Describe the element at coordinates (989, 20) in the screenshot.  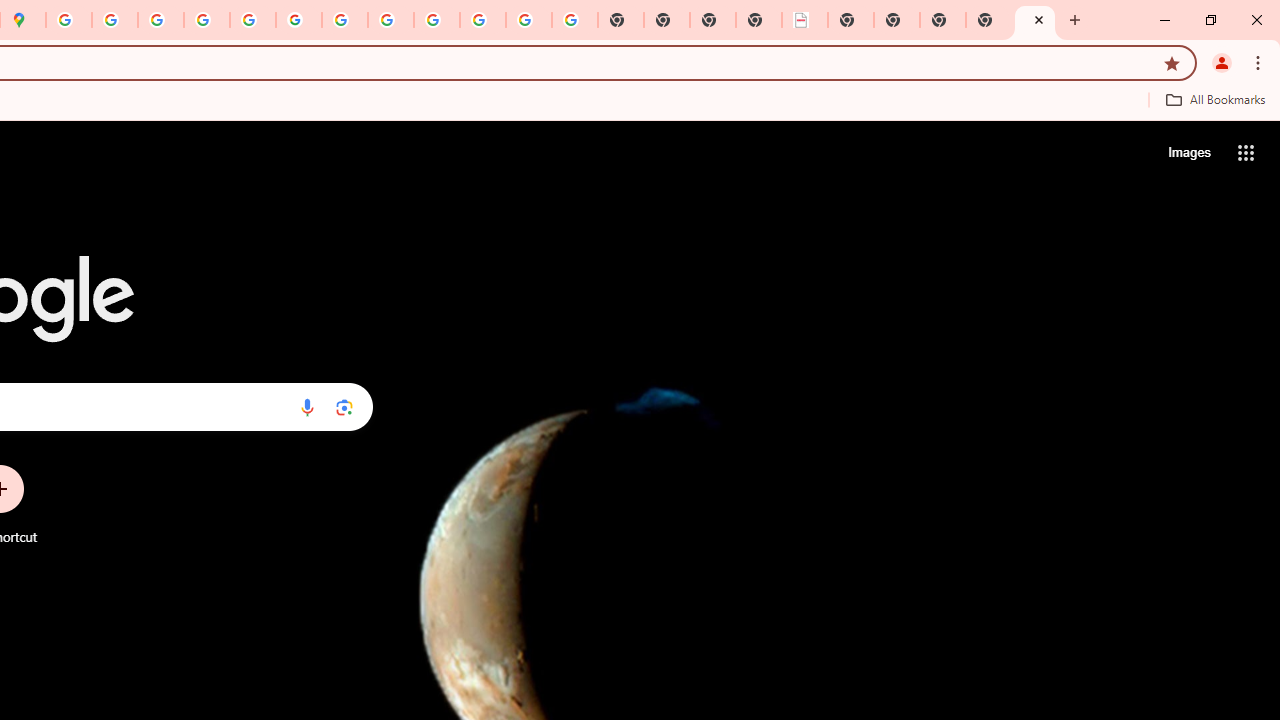
I see `'New Tab'` at that location.